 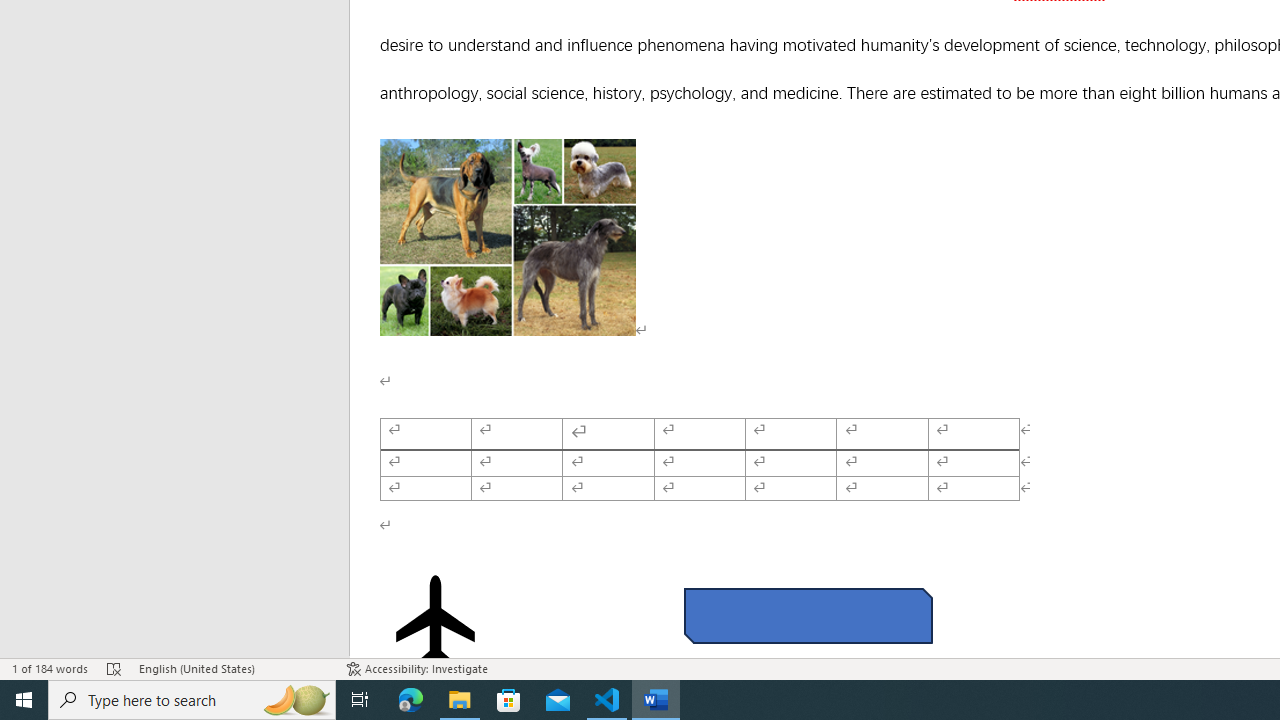 What do you see at coordinates (232, 669) in the screenshot?
I see `'Language English (United States)'` at bounding box center [232, 669].